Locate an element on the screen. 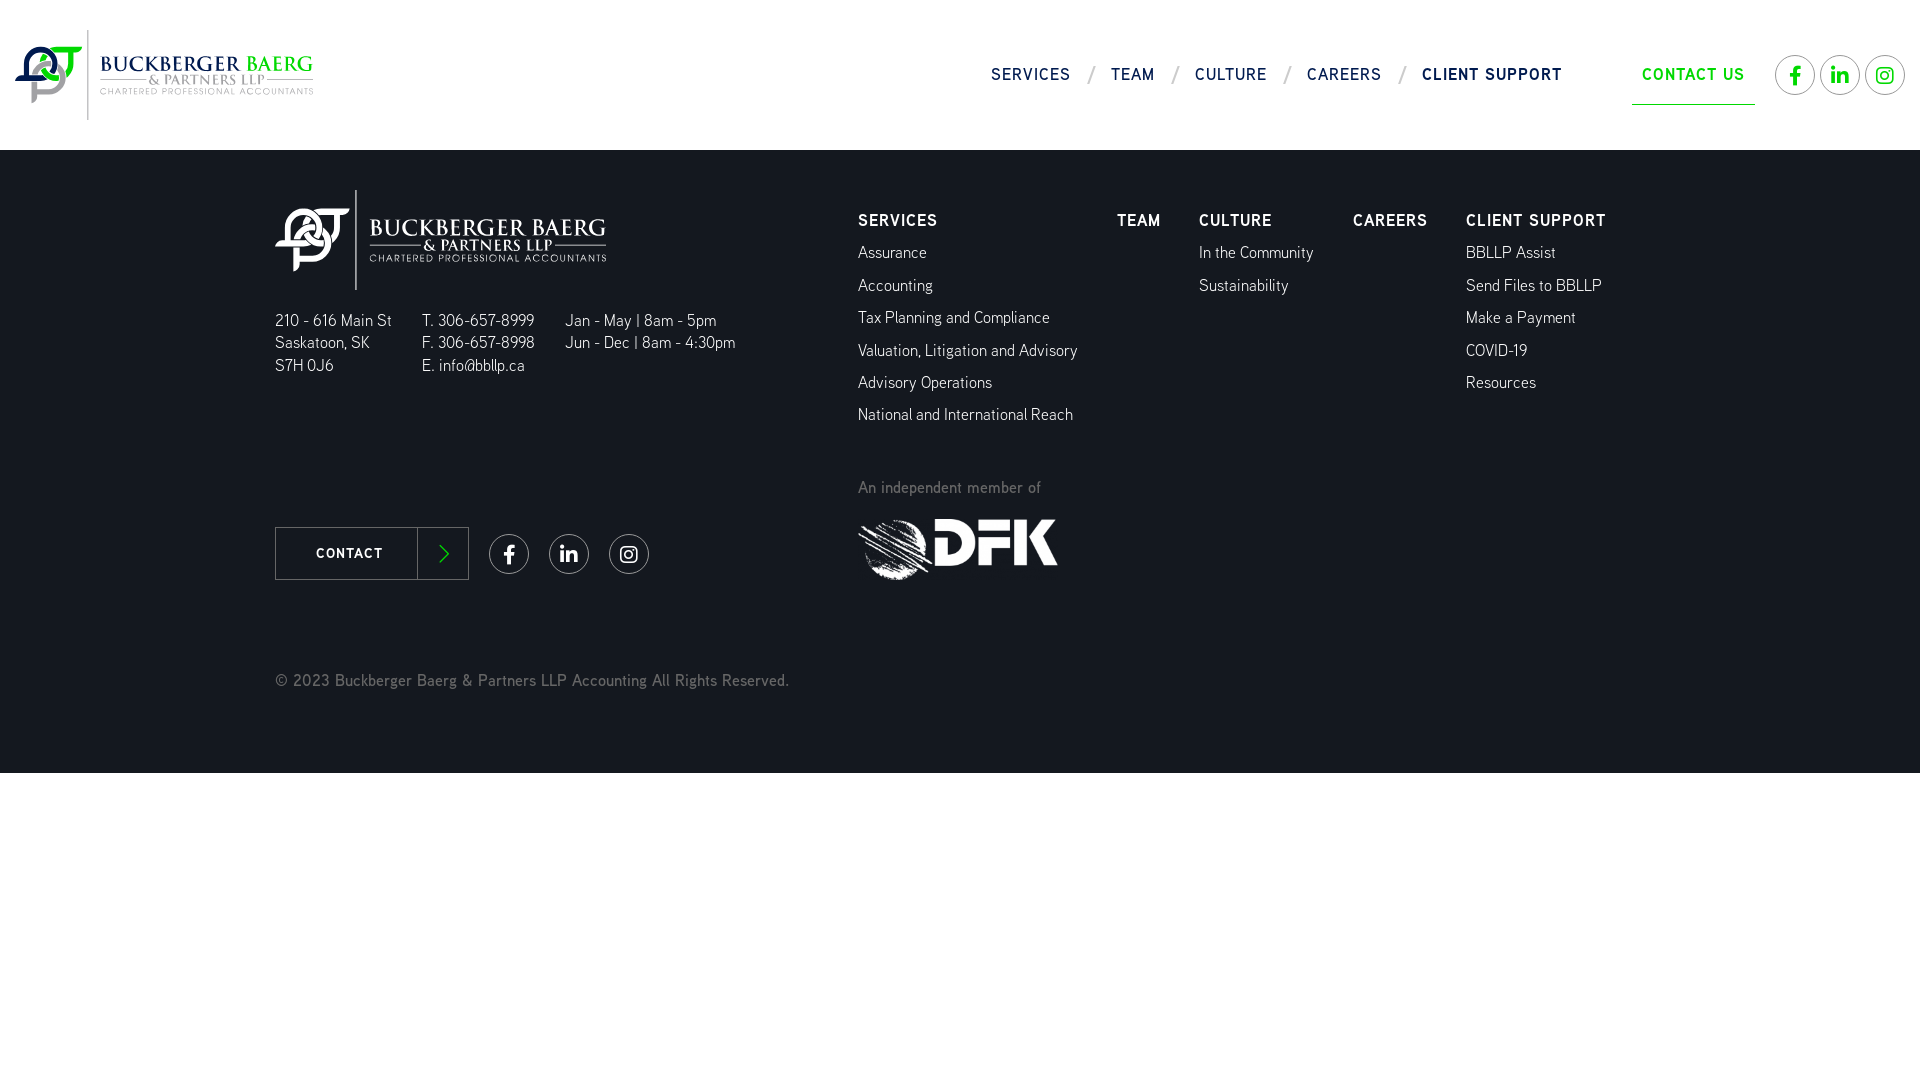 This screenshot has width=1920, height=1080. 'Tax Planning and Compliance' is located at coordinates (858, 316).